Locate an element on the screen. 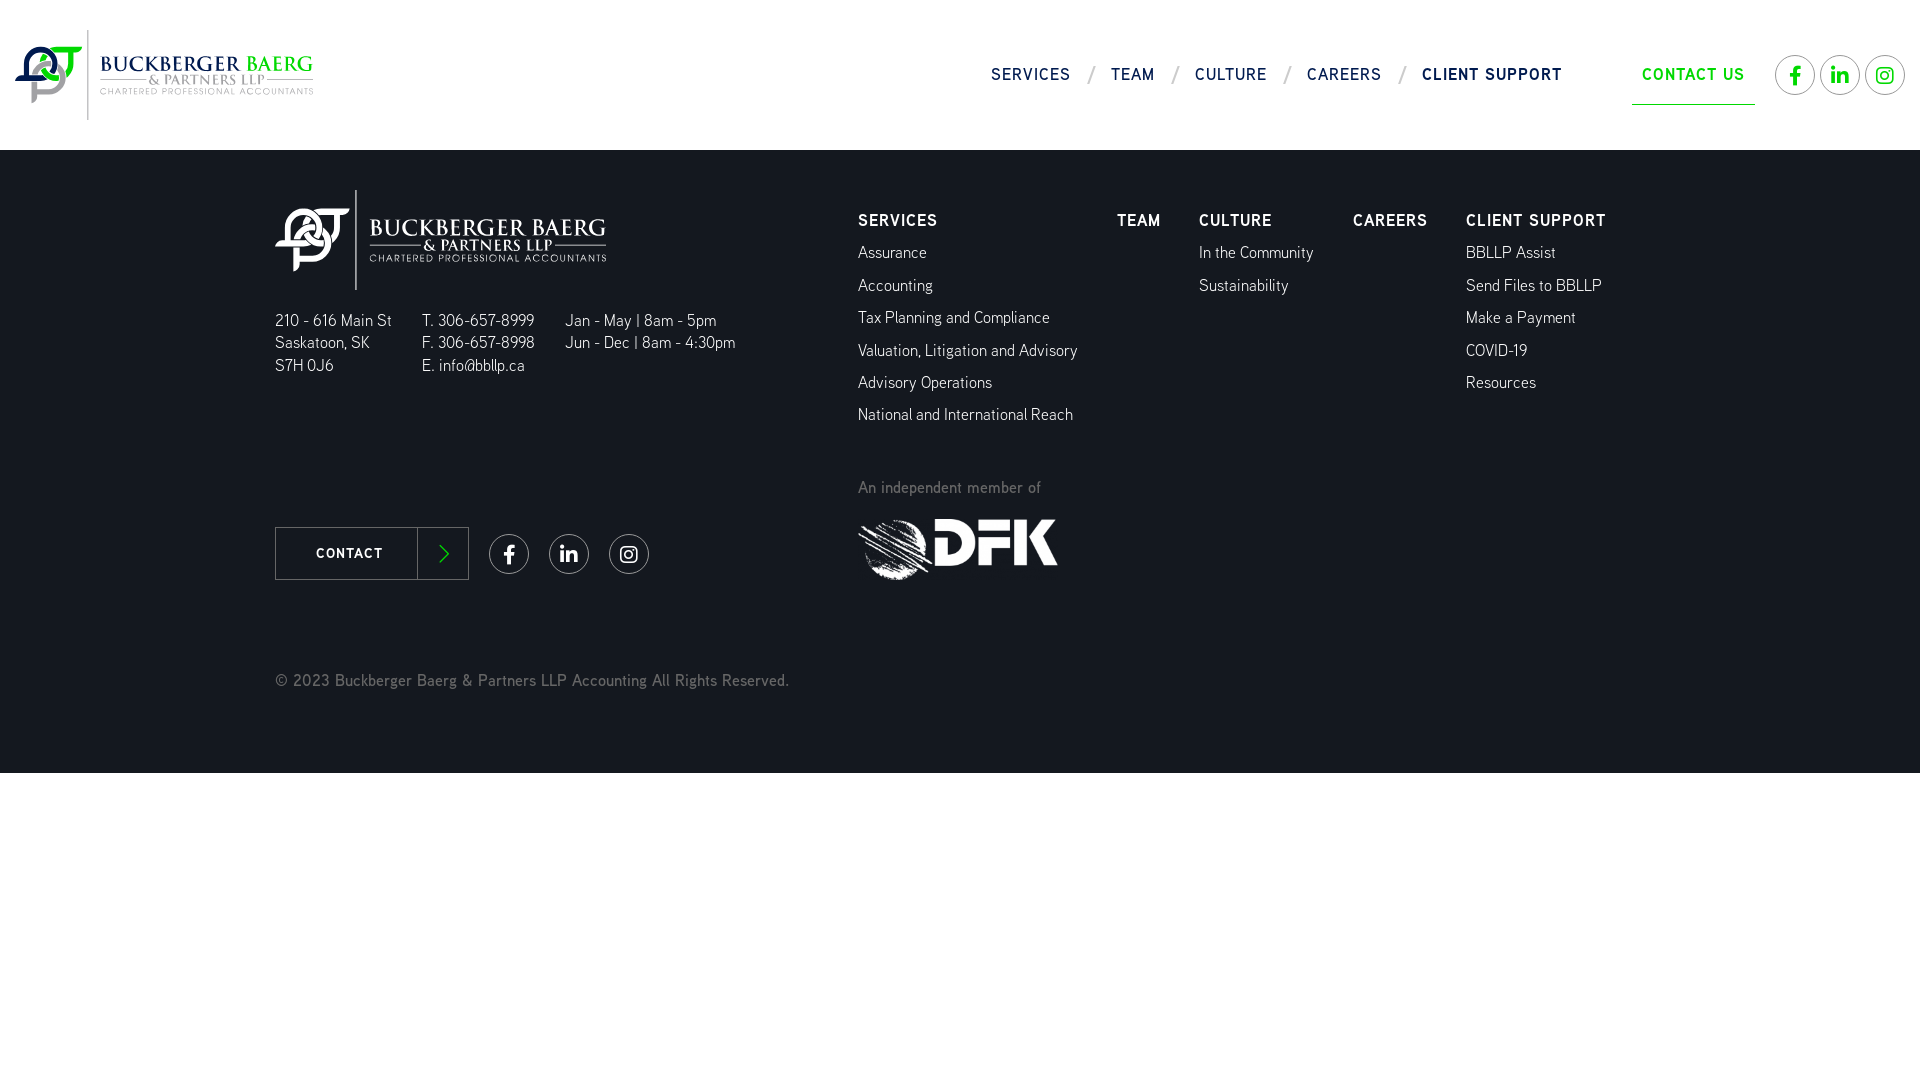 This screenshot has width=1920, height=1080. 'Tax Planning and Compliance' is located at coordinates (858, 316).